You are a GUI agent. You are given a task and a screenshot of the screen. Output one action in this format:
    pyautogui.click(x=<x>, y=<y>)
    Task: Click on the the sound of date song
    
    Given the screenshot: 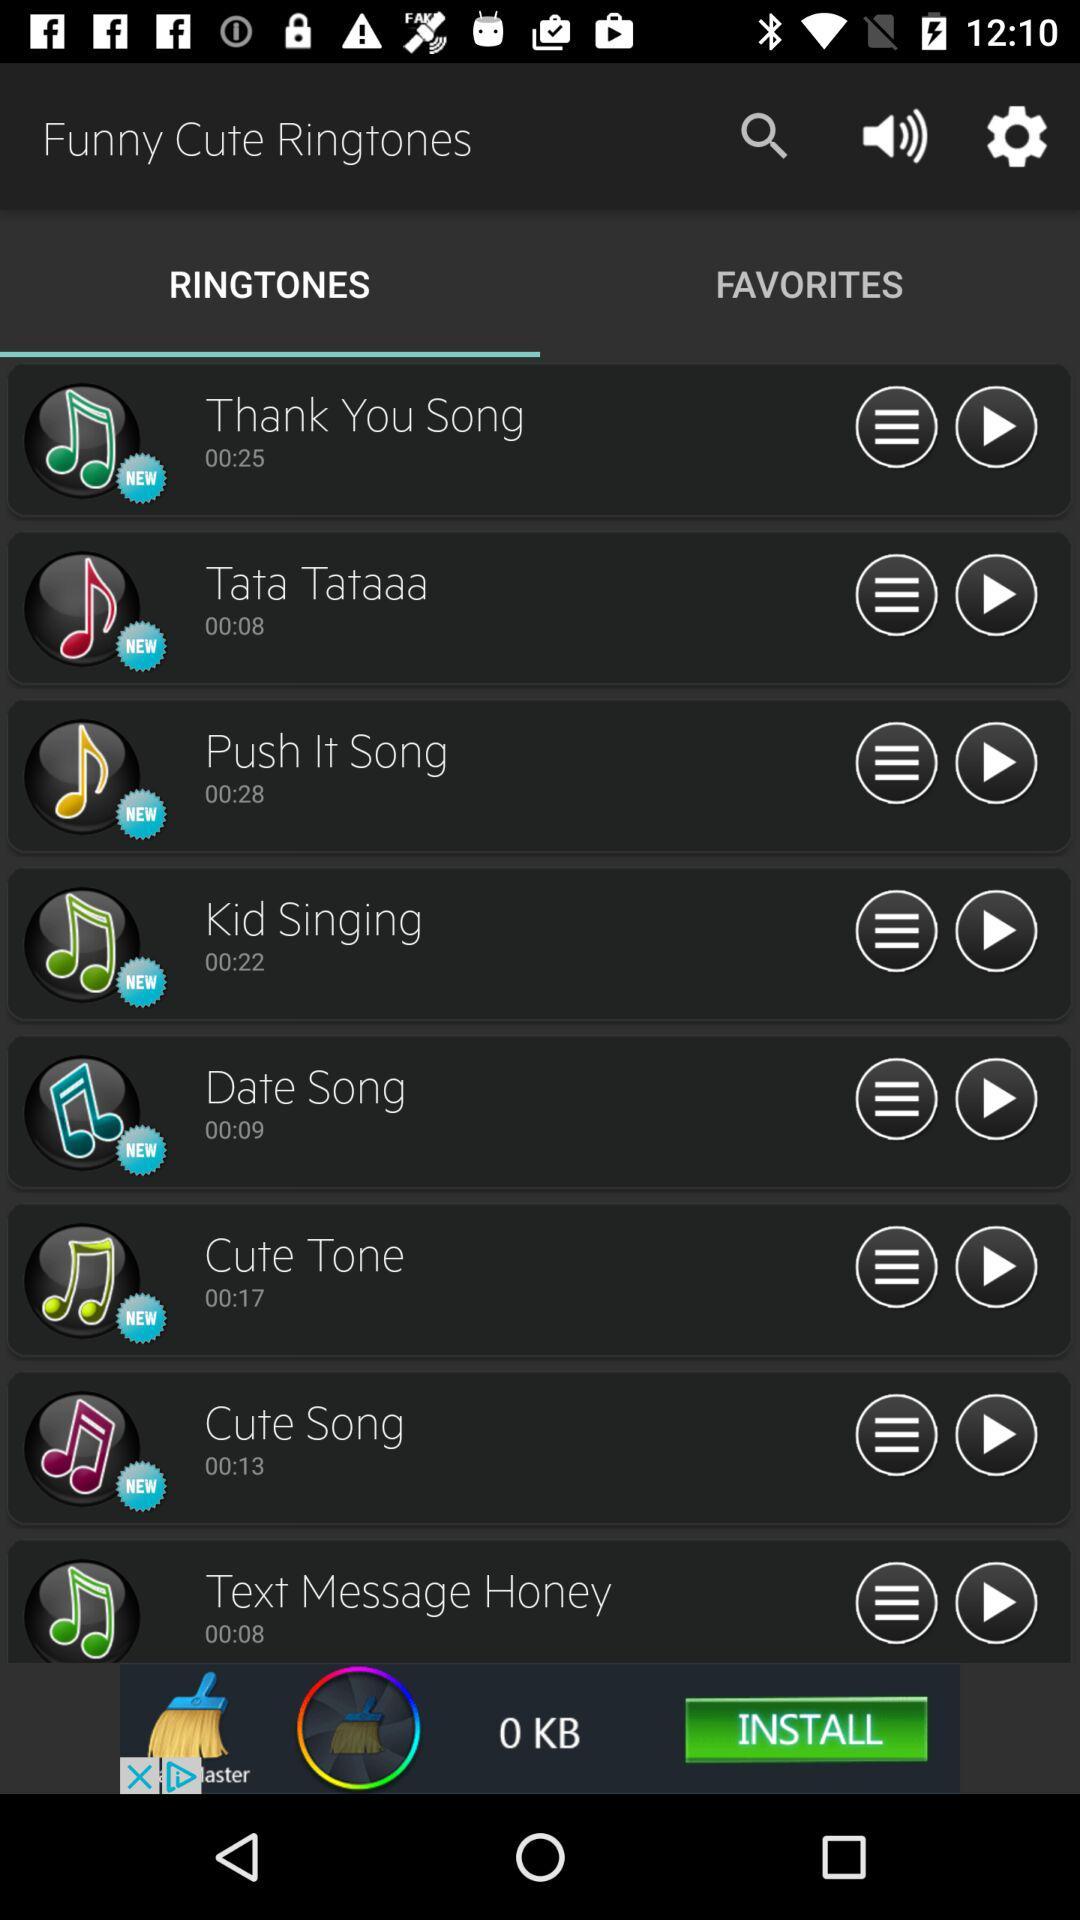 What is the action you would take?
    pyautogui.click(x=995, y=1099)
    